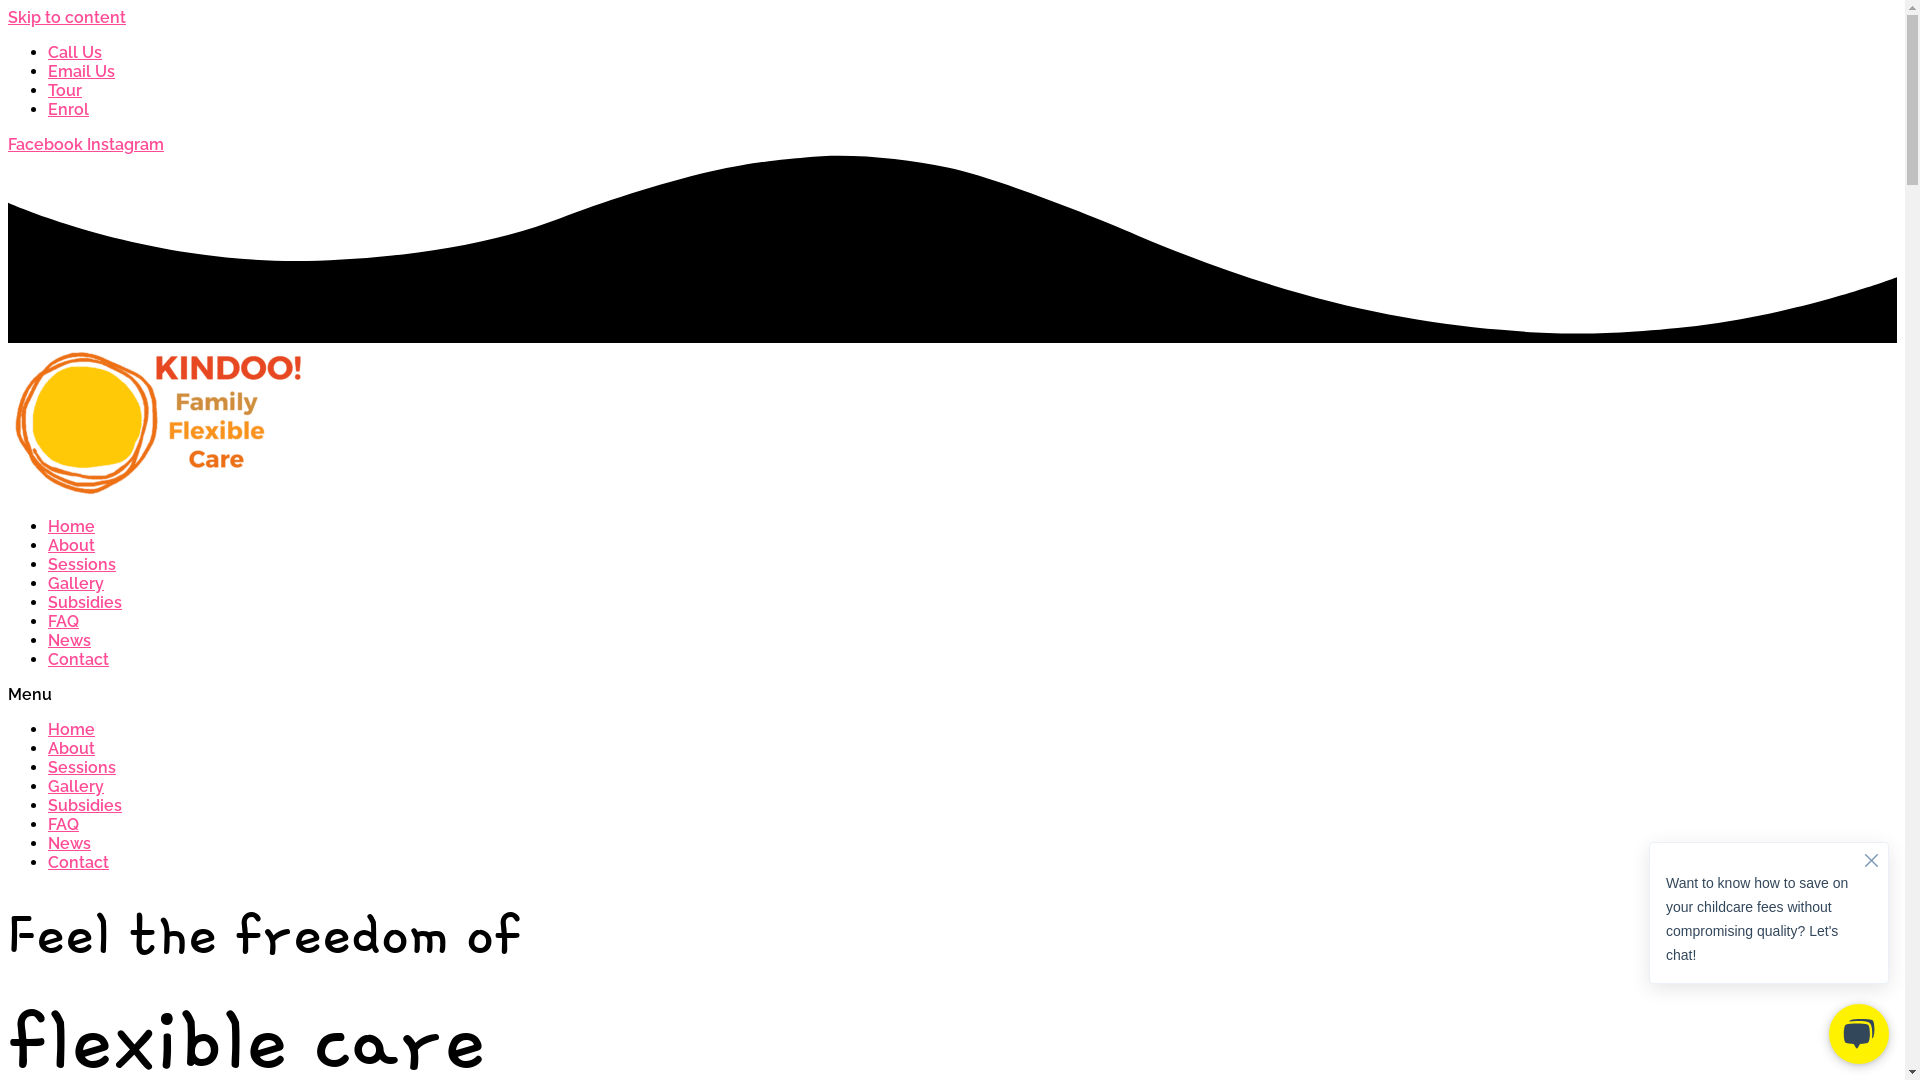  Describe the element at coordinates (124, 143) in the screenshot. I see `'Instagram'` at that location.